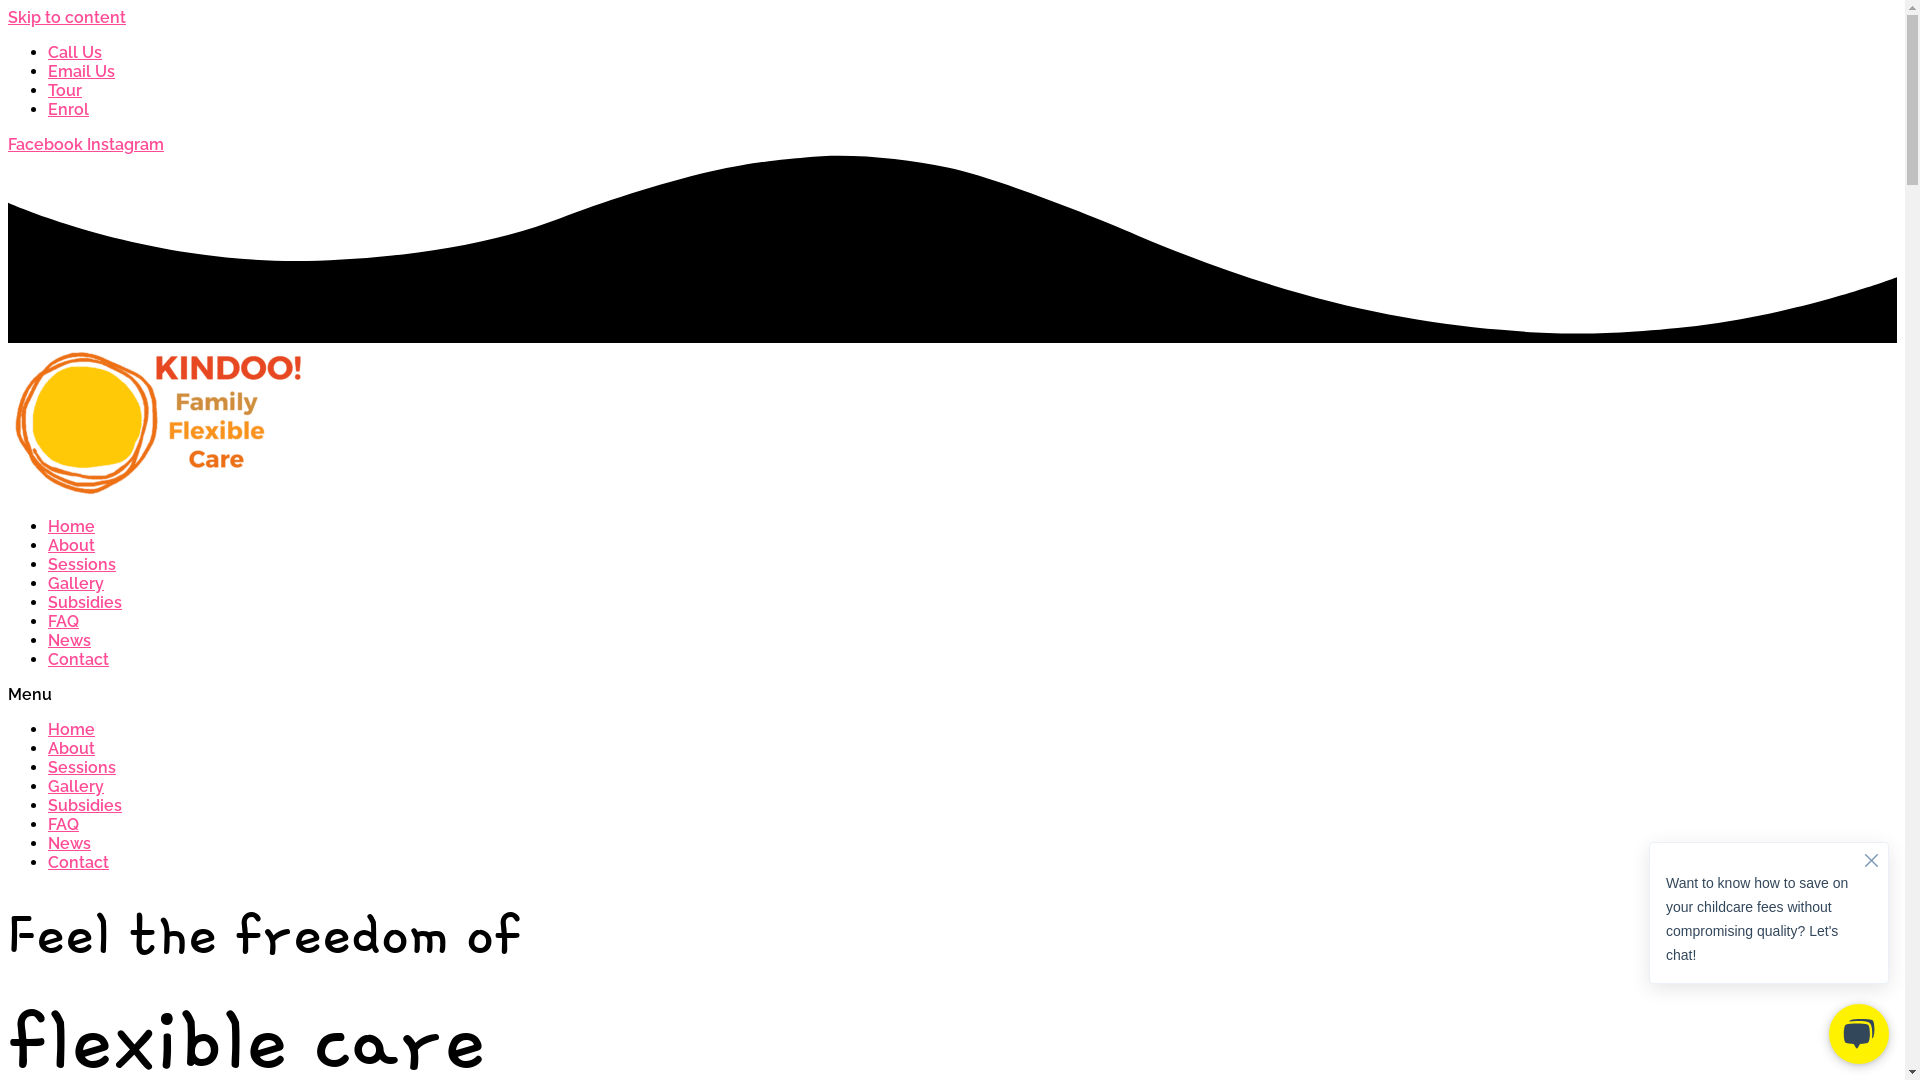  Describe the element at coordinates (124, 143) in the screenshot. I see `'Instagram'` at that location.